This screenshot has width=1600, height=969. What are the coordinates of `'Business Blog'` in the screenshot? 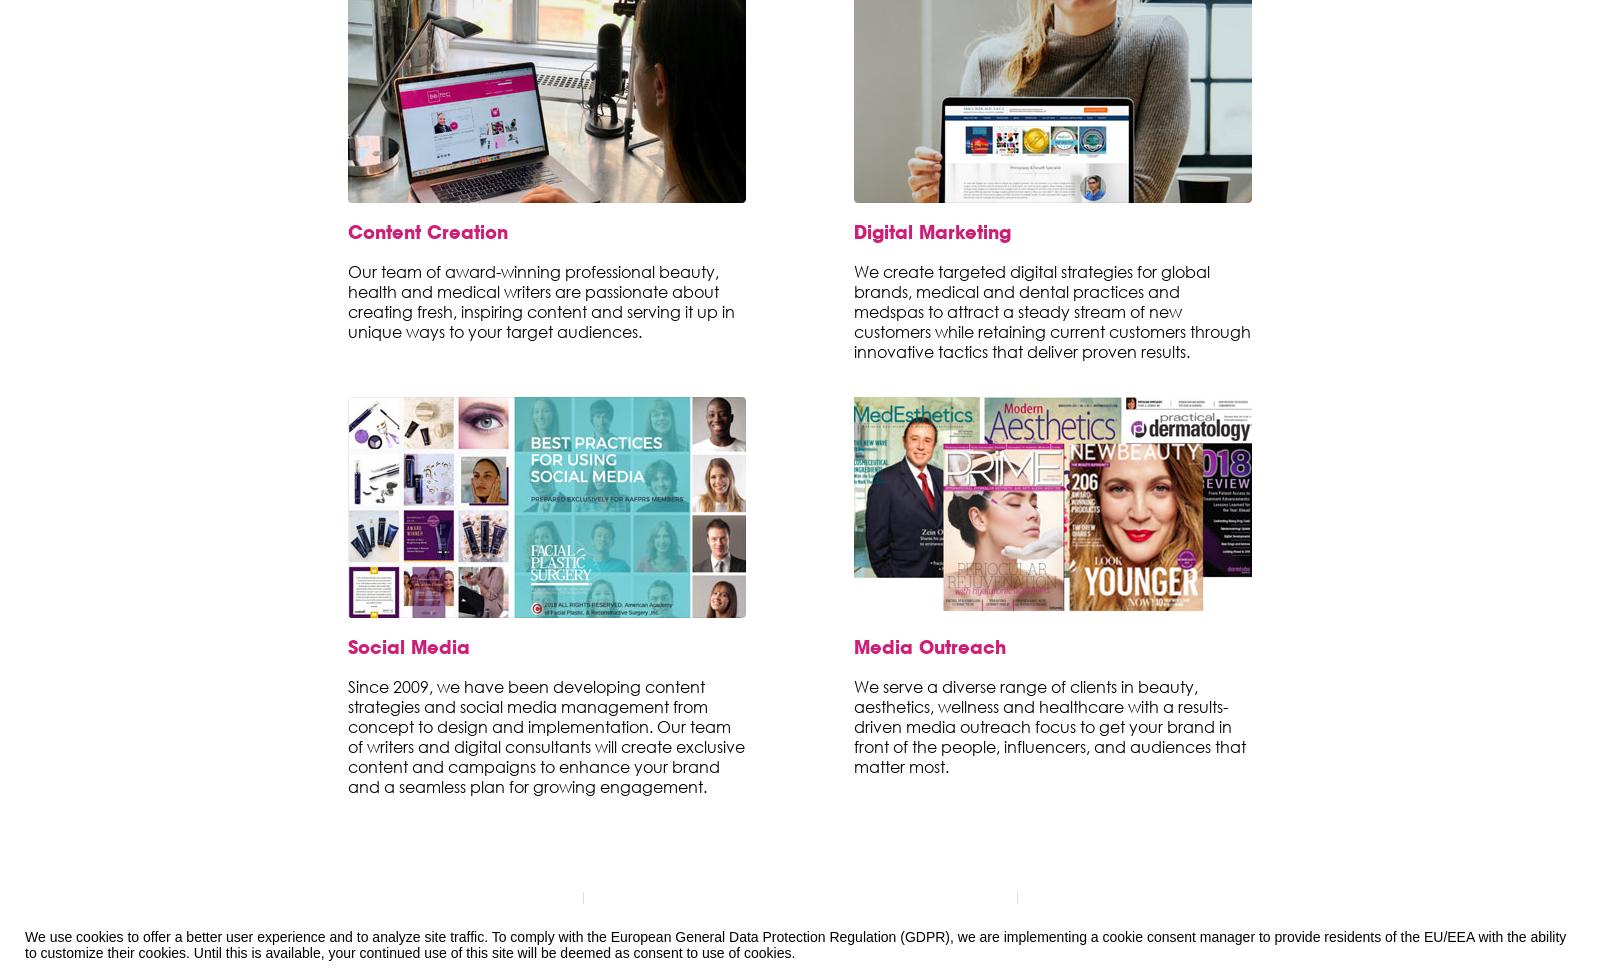 It's located at (366, 934).